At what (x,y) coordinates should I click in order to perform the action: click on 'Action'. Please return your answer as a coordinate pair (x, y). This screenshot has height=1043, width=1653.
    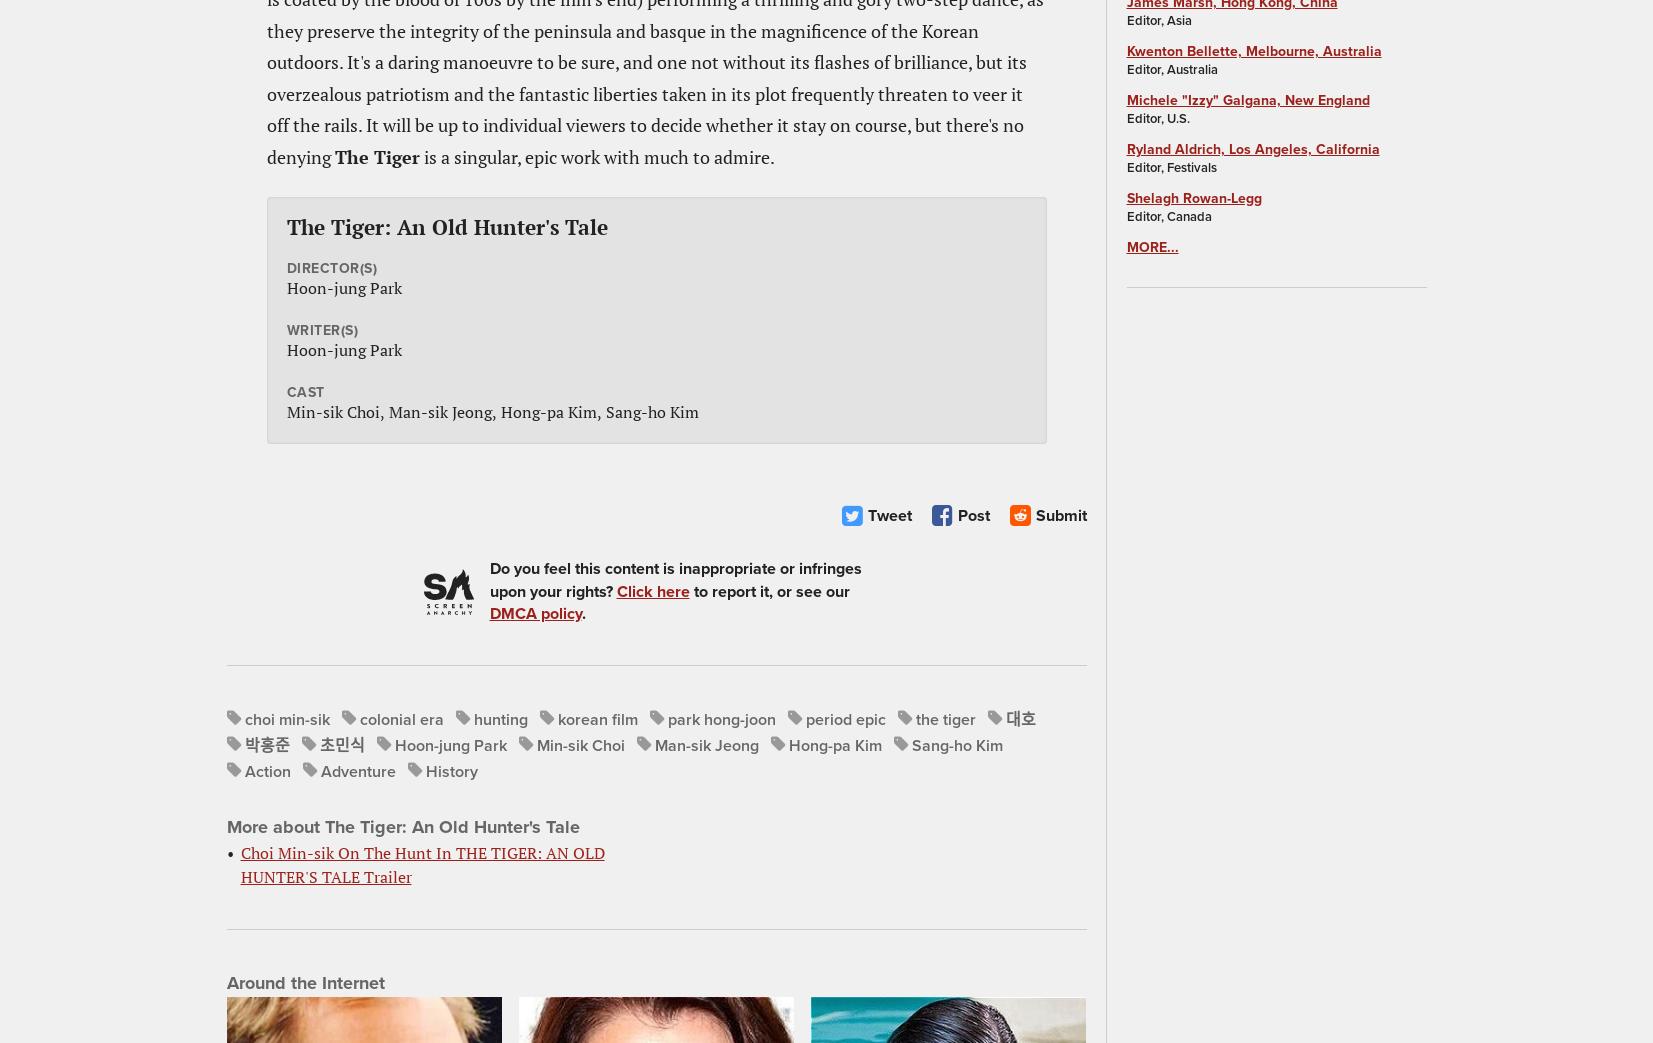
    Looking at the image, I should click on (265, 771).